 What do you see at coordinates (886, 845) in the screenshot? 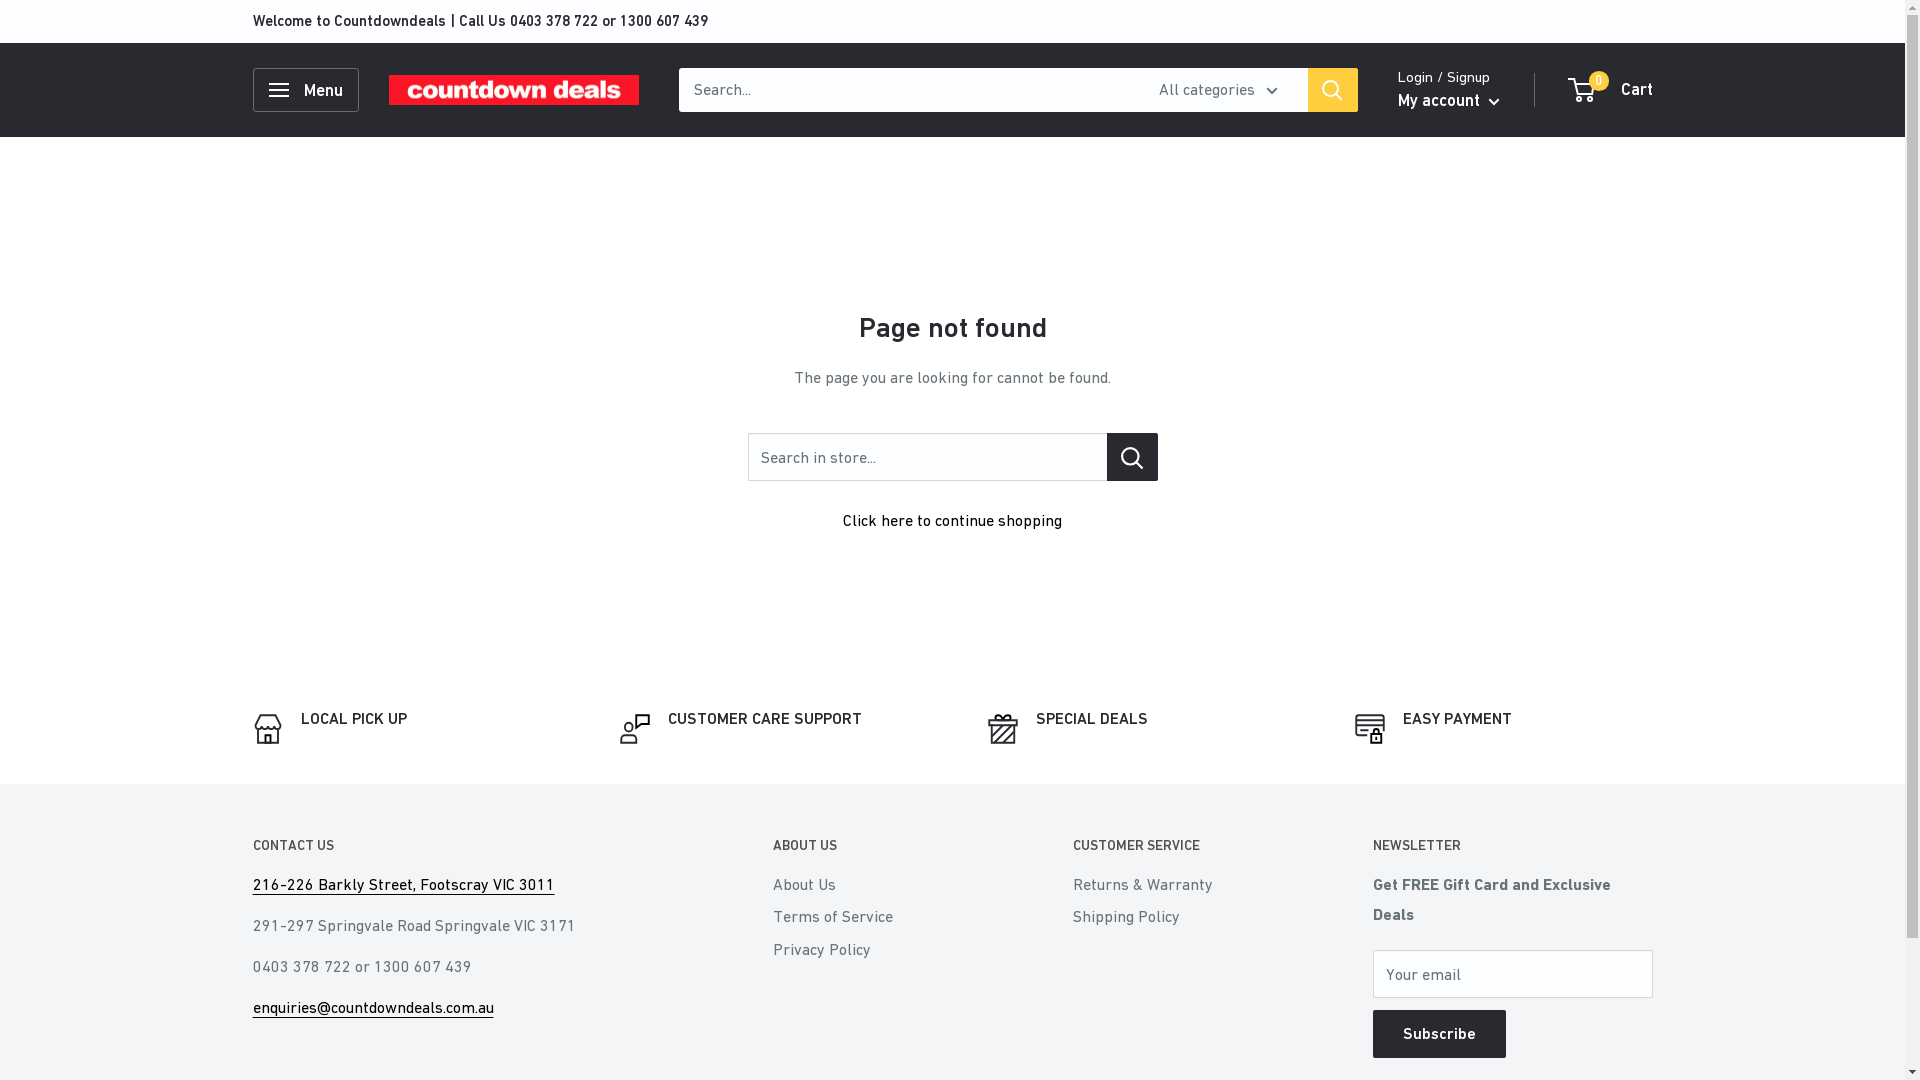
I see `'ABOUT US'` at bounding box center [886, 845].